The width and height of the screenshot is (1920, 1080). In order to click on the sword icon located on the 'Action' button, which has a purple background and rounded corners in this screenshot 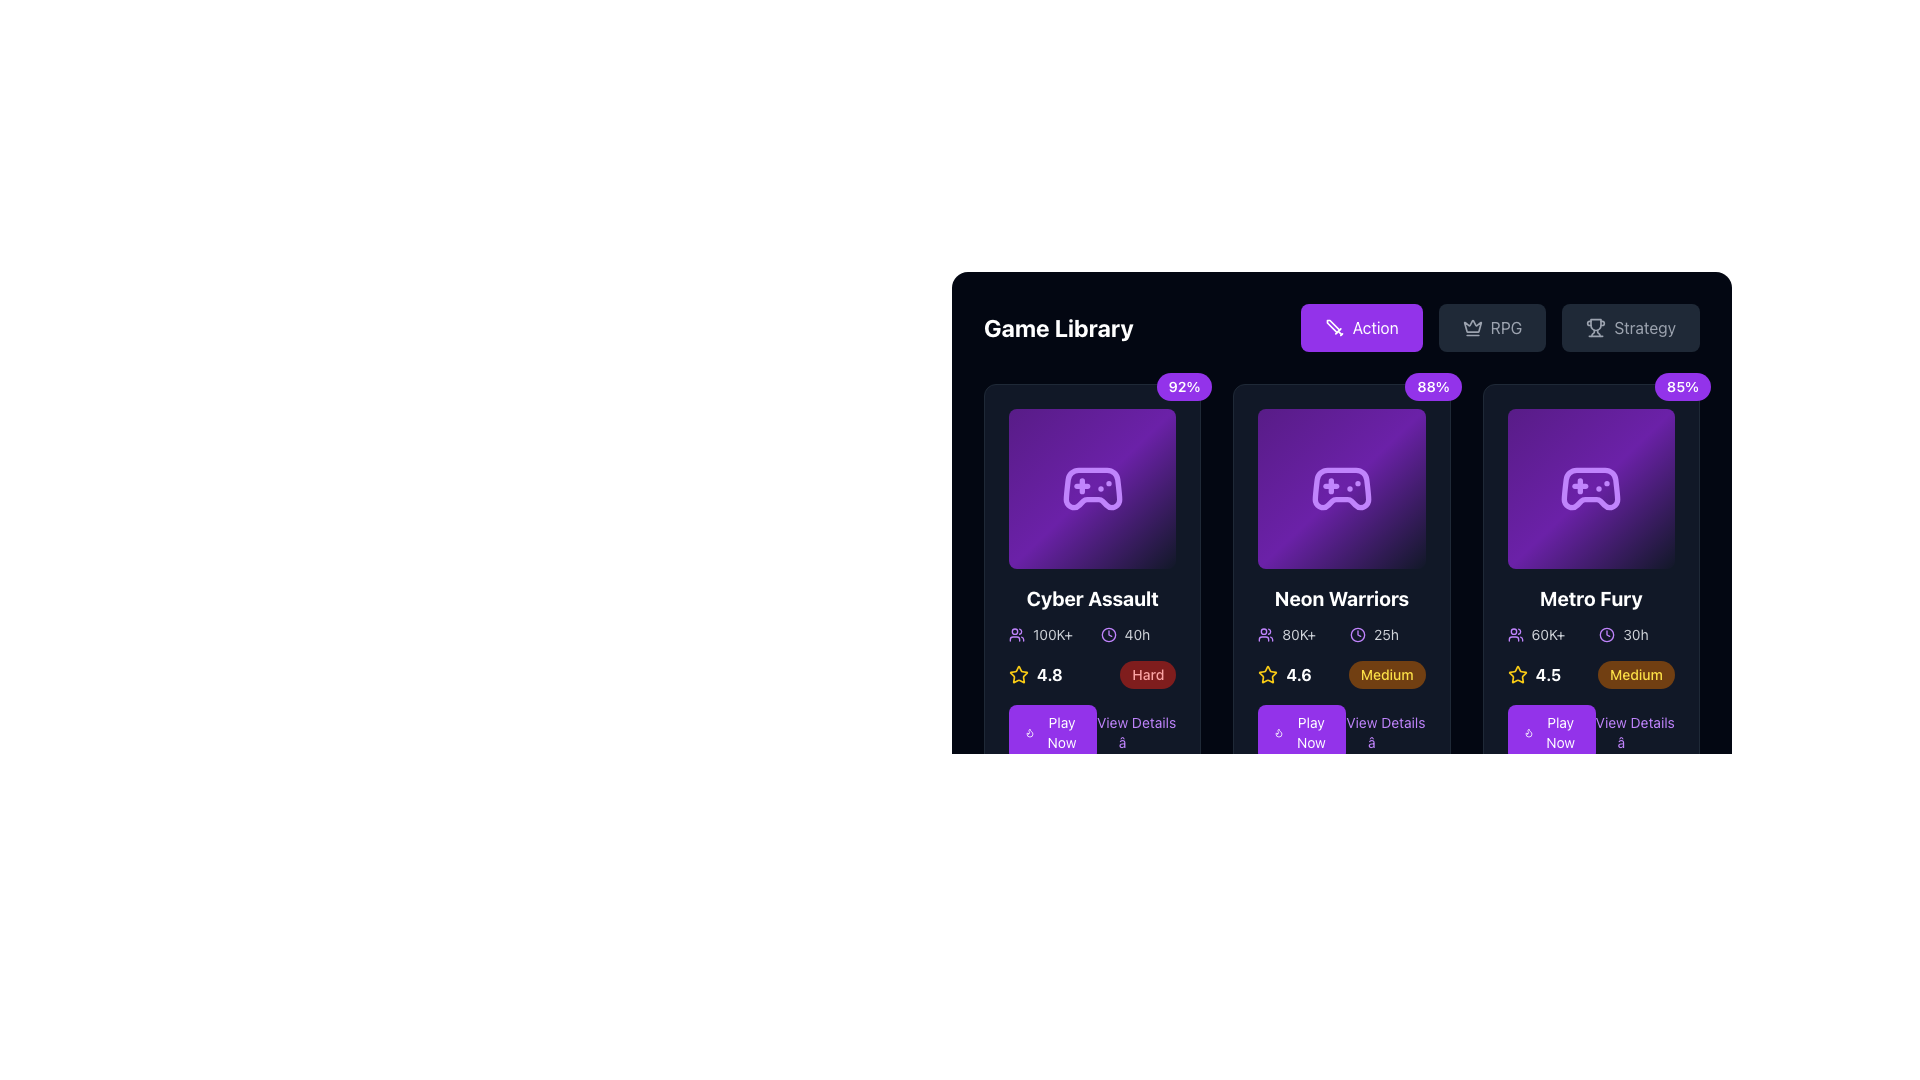, I will do `click(1334, 326)`.